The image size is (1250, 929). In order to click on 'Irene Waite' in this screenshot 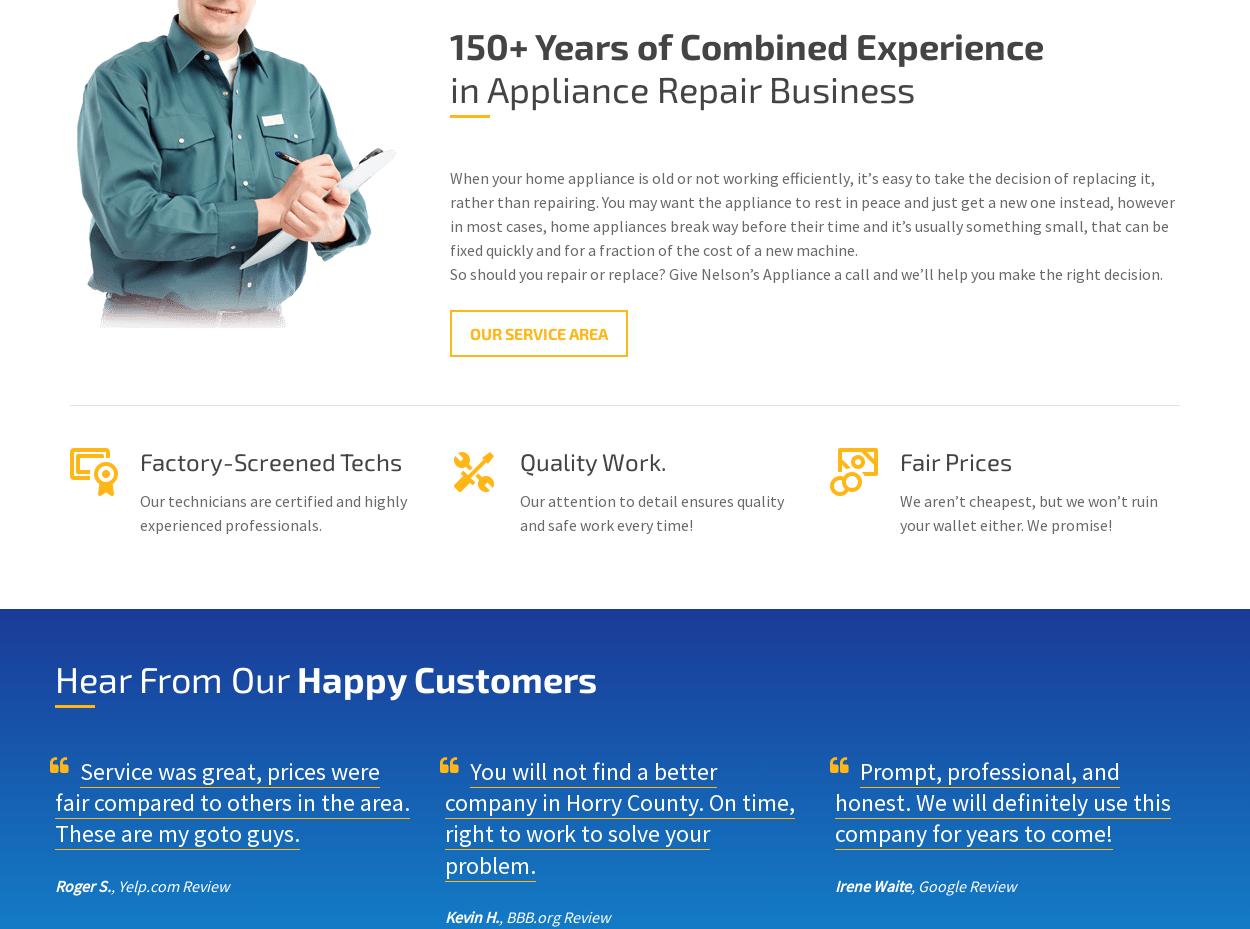, I will do `click(872, 884)`.